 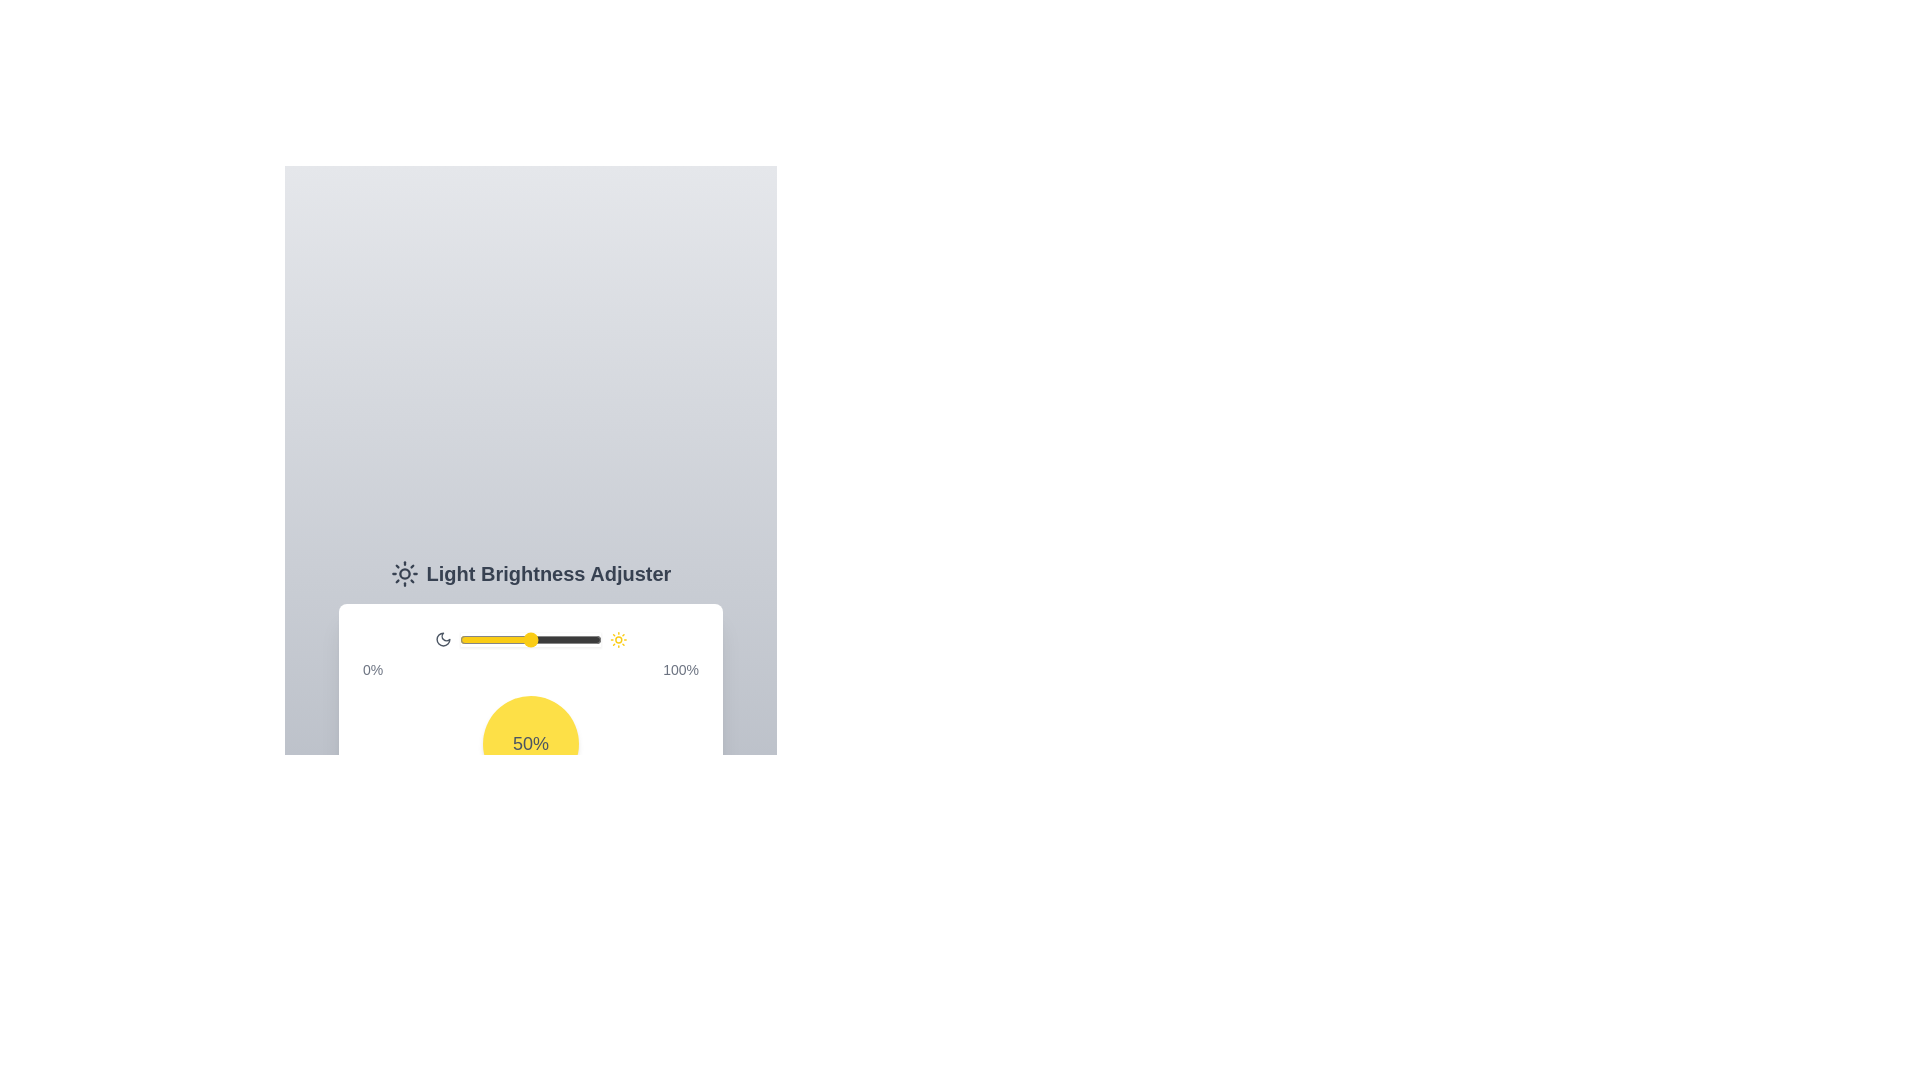 I want to click on the brightness to 71%, so click(x=560, y=640).